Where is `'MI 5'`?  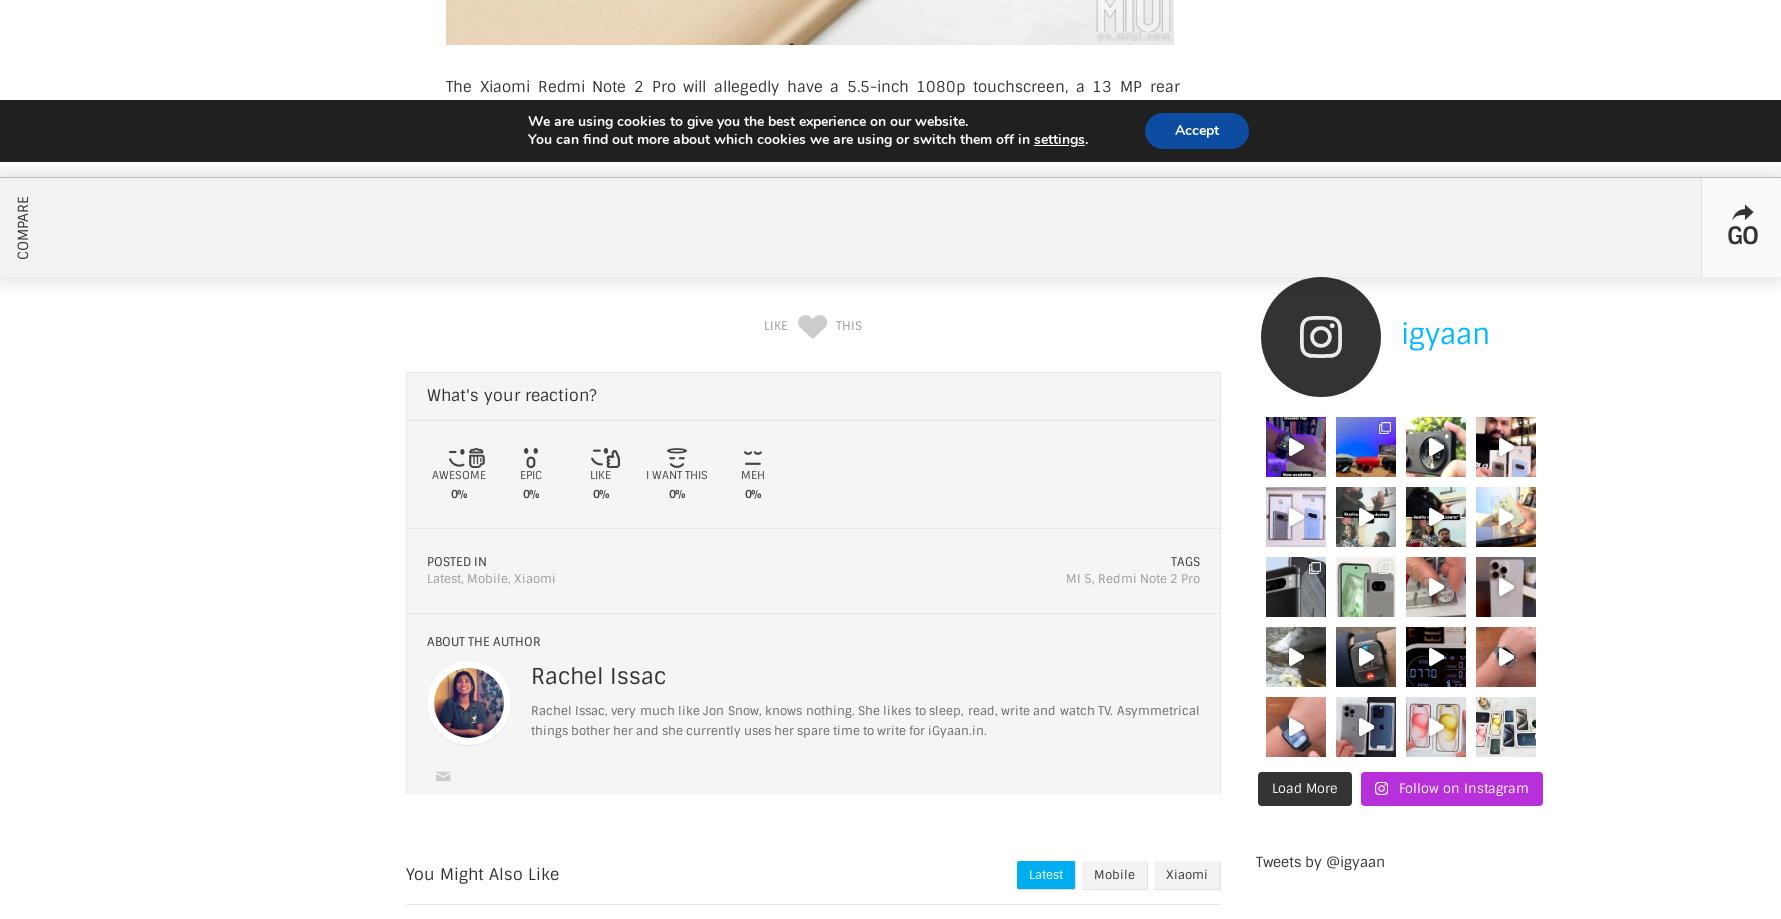
'MI 5' is located at coordinates (1064, 577).